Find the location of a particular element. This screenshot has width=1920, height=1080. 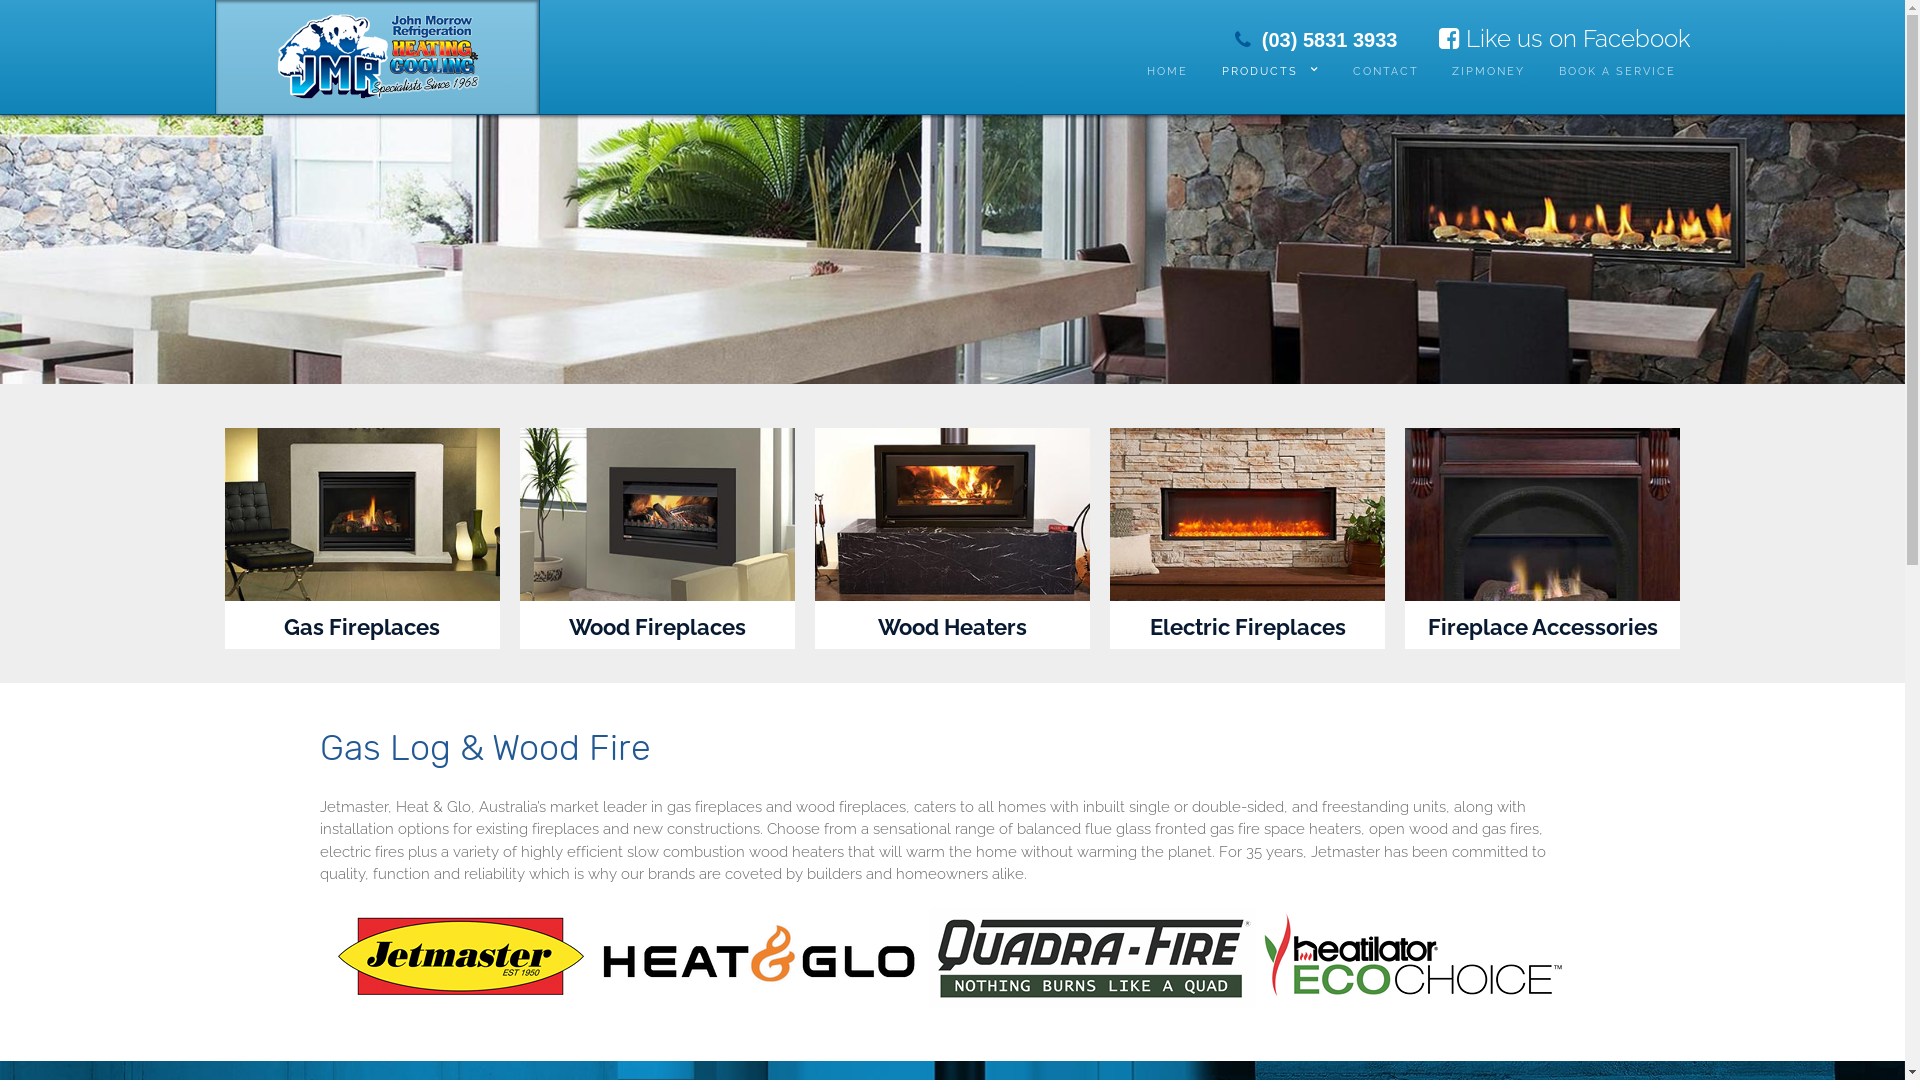

'(03) 5831 3933' is located at coordinates (1316, 38).